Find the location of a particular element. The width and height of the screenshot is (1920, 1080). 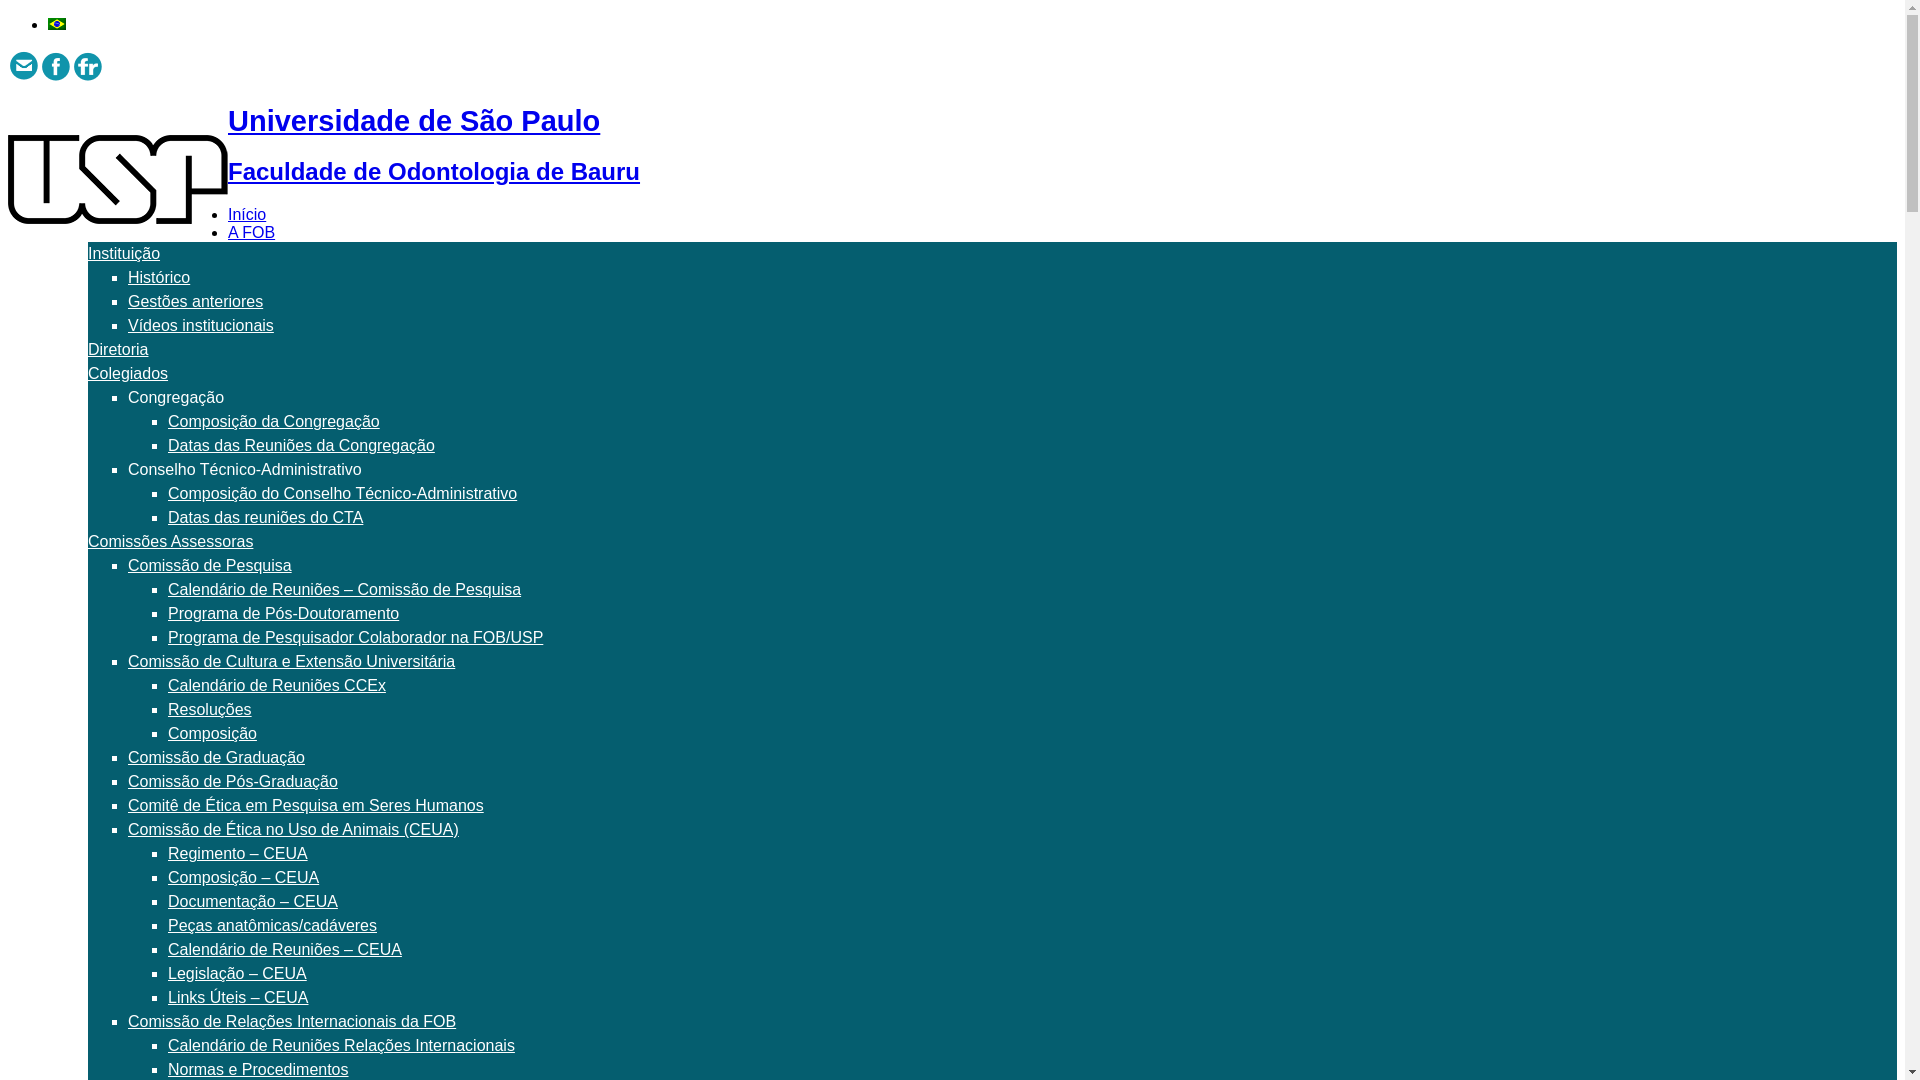

'A FOB' is located at coordinates (250, 231).